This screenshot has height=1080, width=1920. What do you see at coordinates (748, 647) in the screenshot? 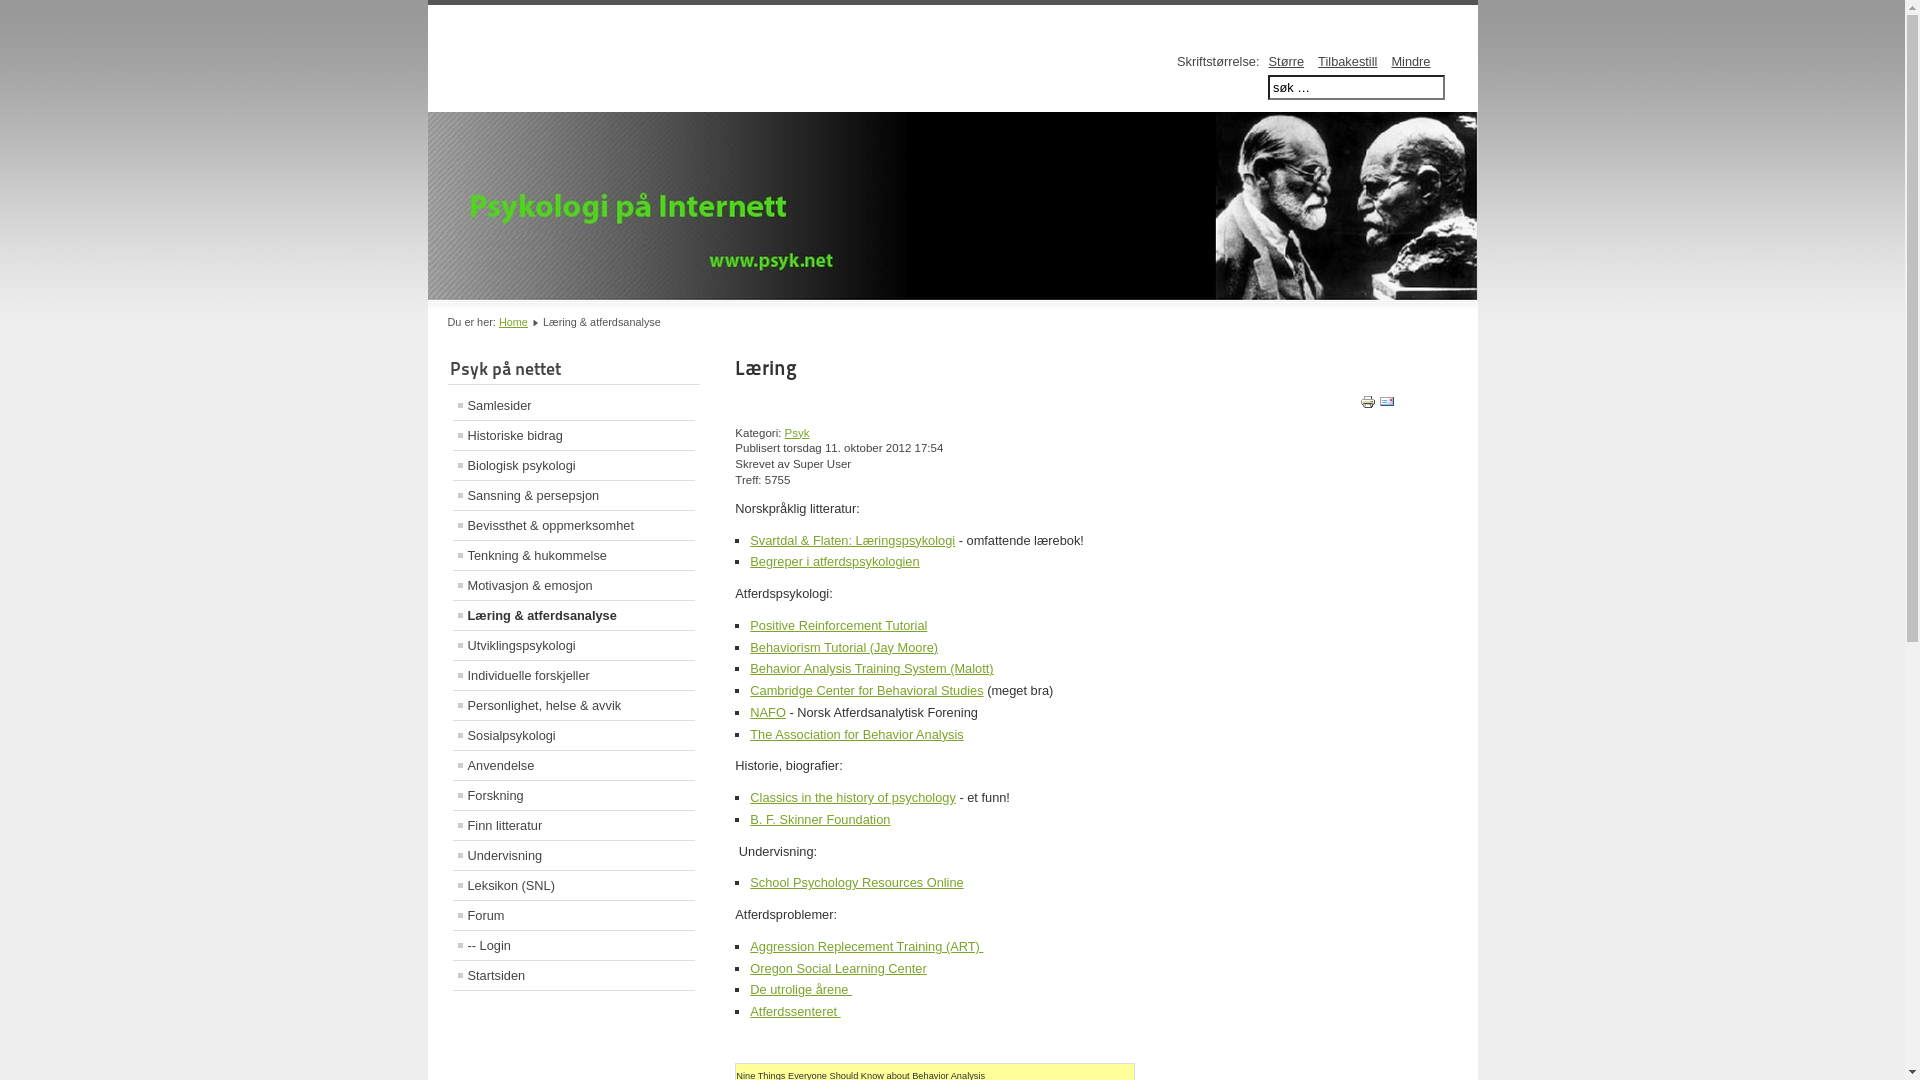
I see `'Behaviorism Tutorial (Jay Moore)'` at bounding box center [748, 647].